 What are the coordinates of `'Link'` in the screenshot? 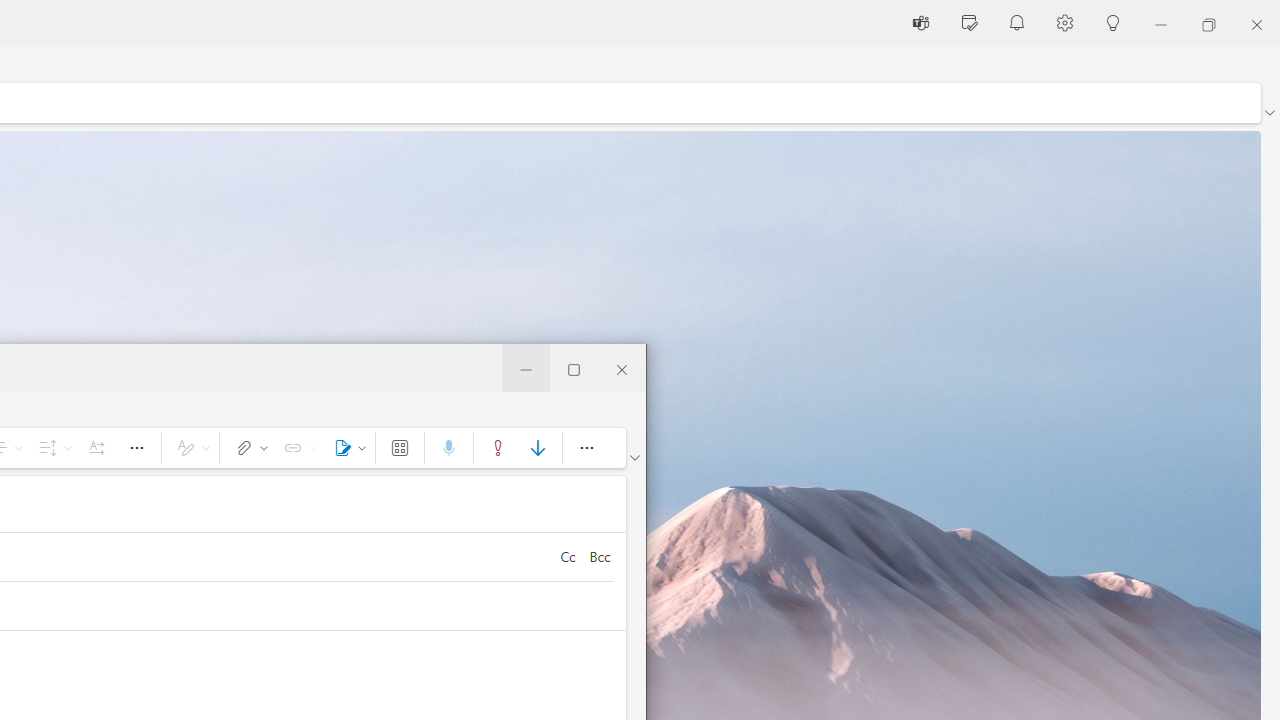 It's located at (296, 446).